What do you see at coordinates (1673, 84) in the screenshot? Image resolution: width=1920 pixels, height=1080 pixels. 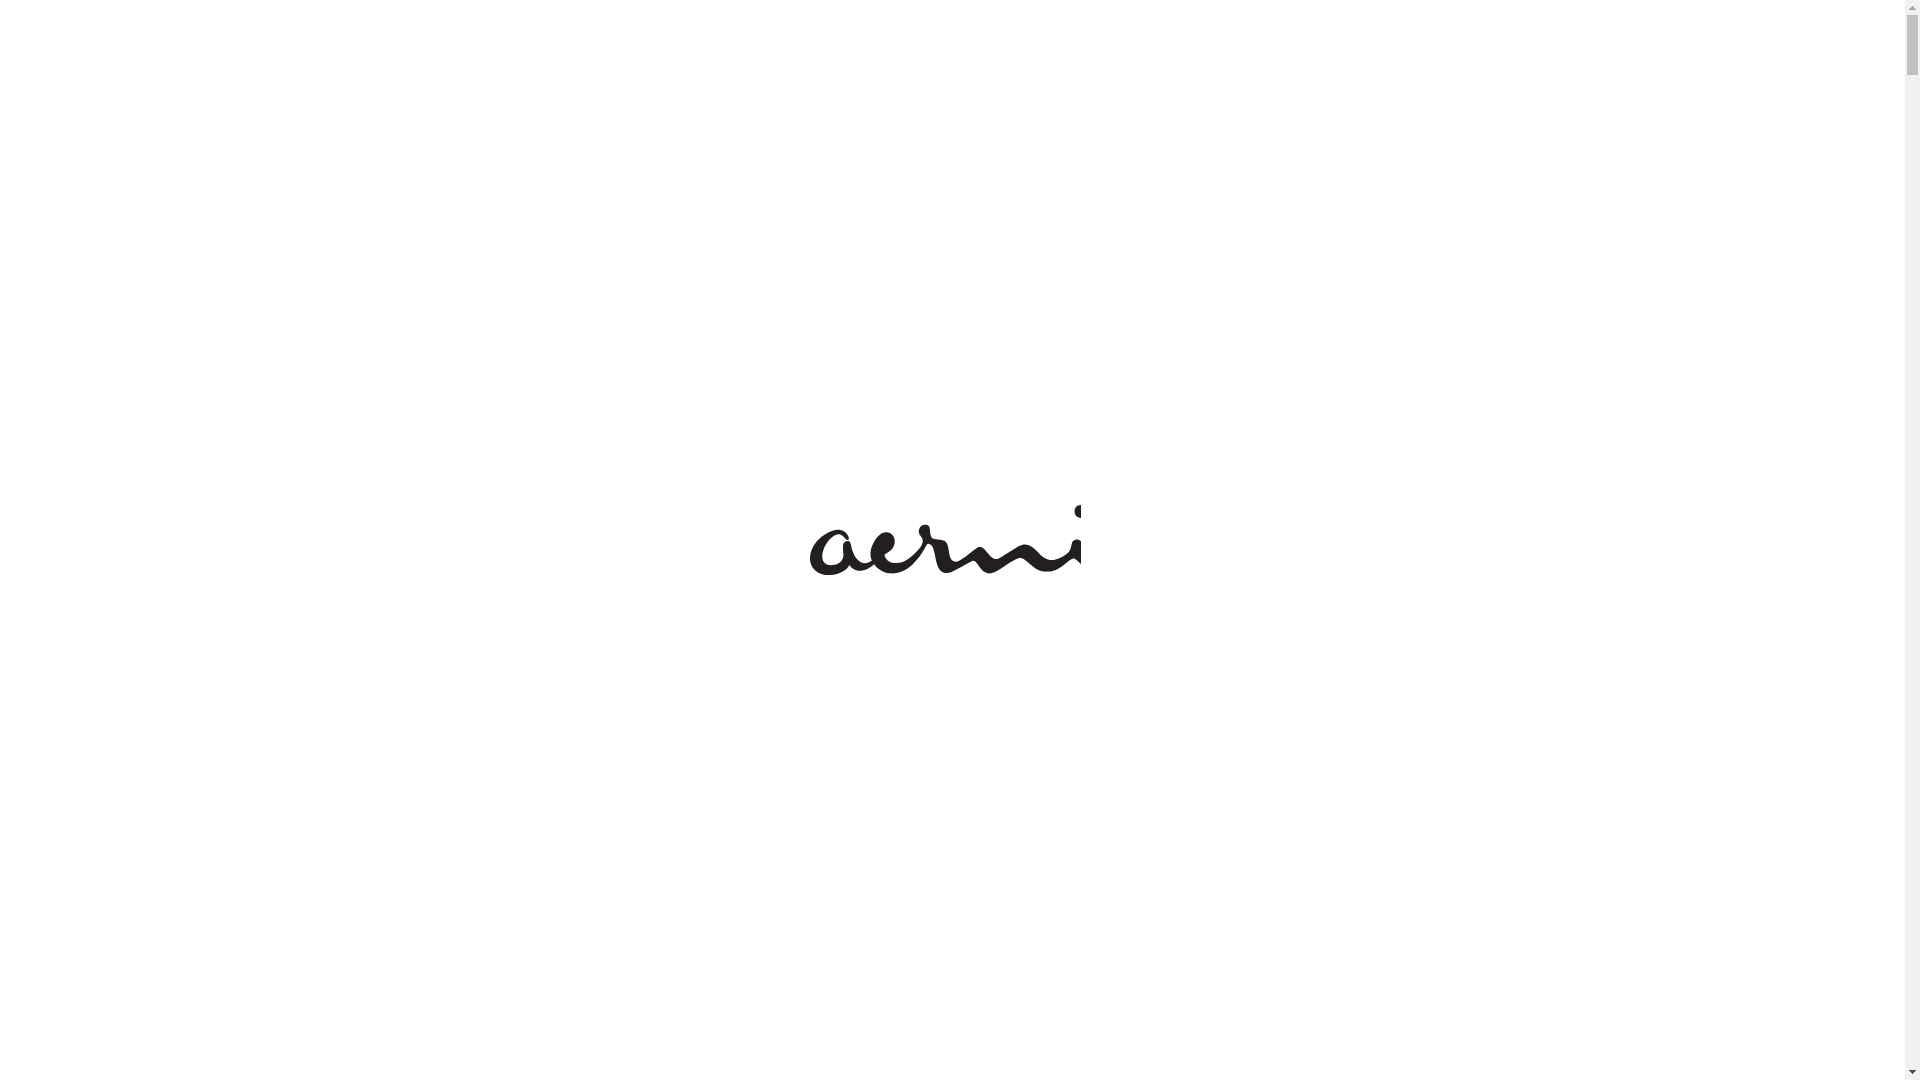 I see `'SHOP'` at bounding box center [1673, 84].